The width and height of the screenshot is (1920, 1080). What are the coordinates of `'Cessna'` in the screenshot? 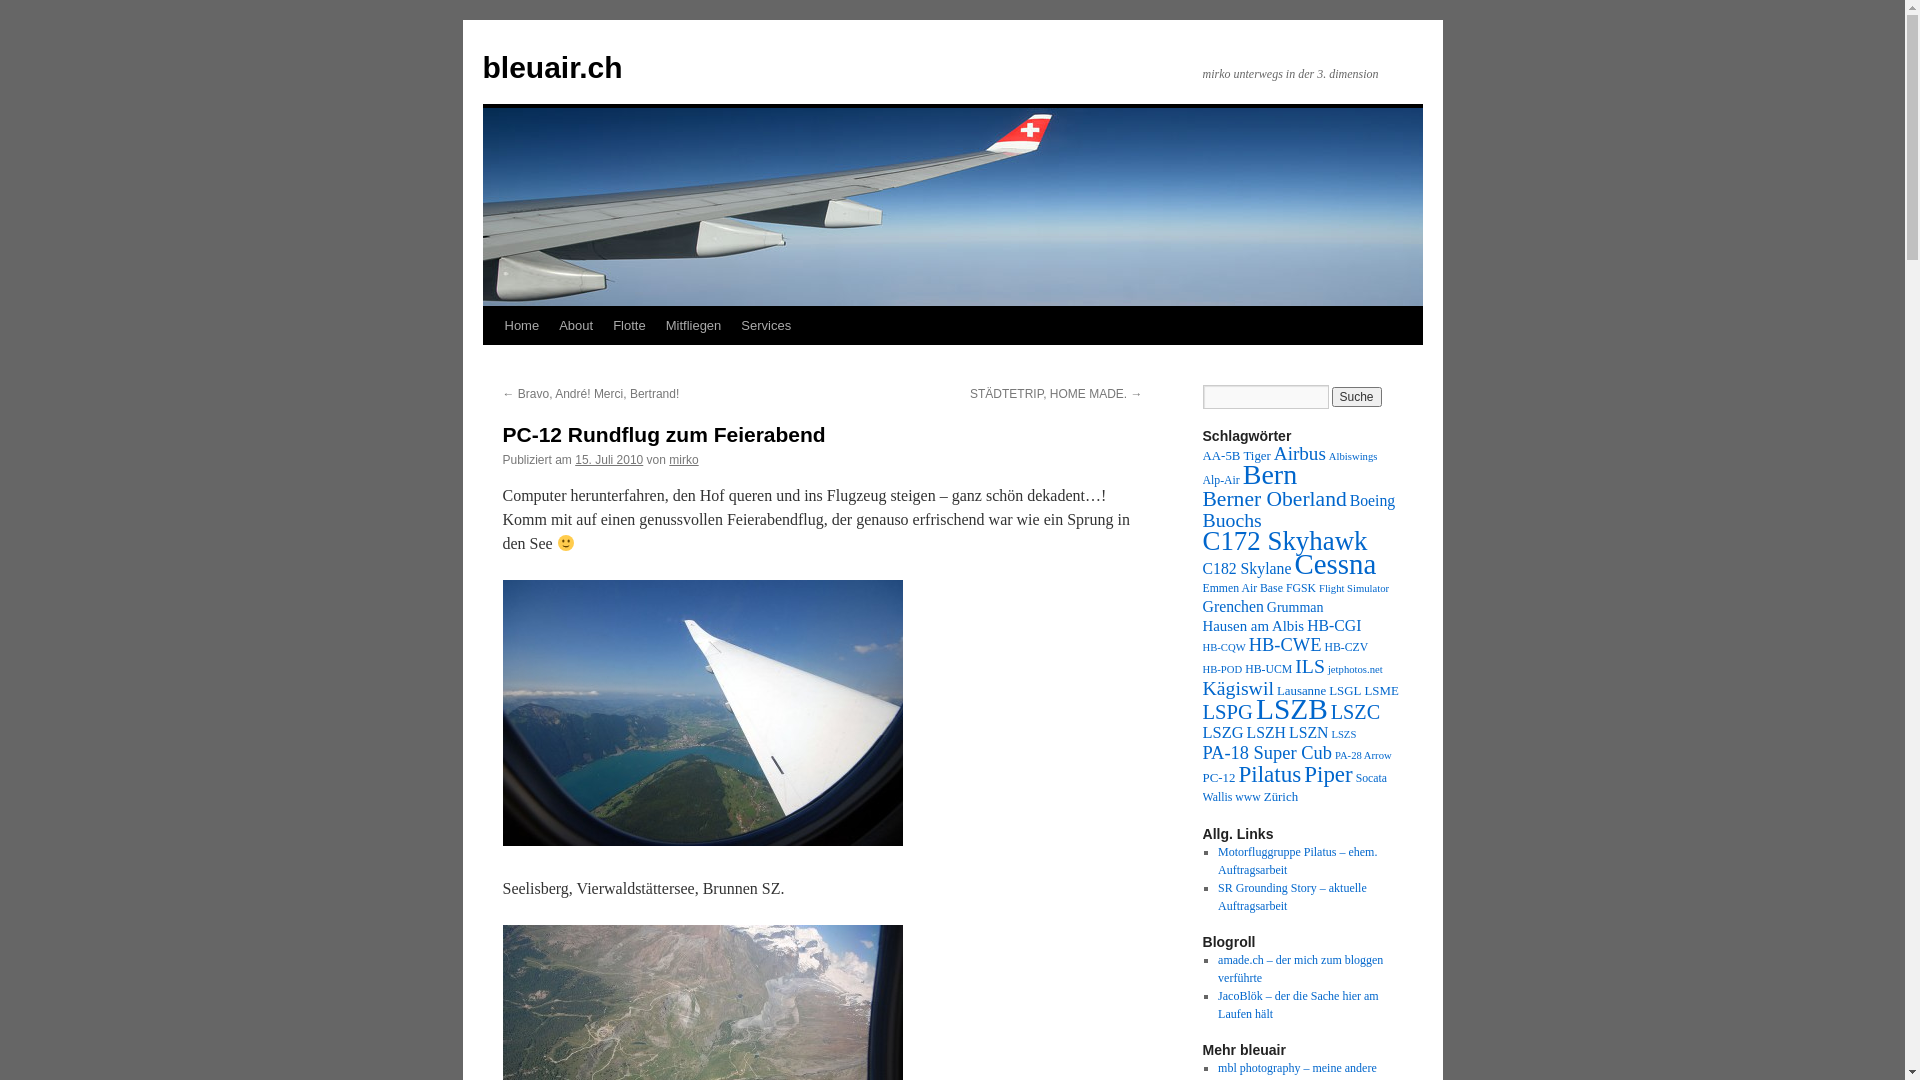 It's located at (1294, 563).